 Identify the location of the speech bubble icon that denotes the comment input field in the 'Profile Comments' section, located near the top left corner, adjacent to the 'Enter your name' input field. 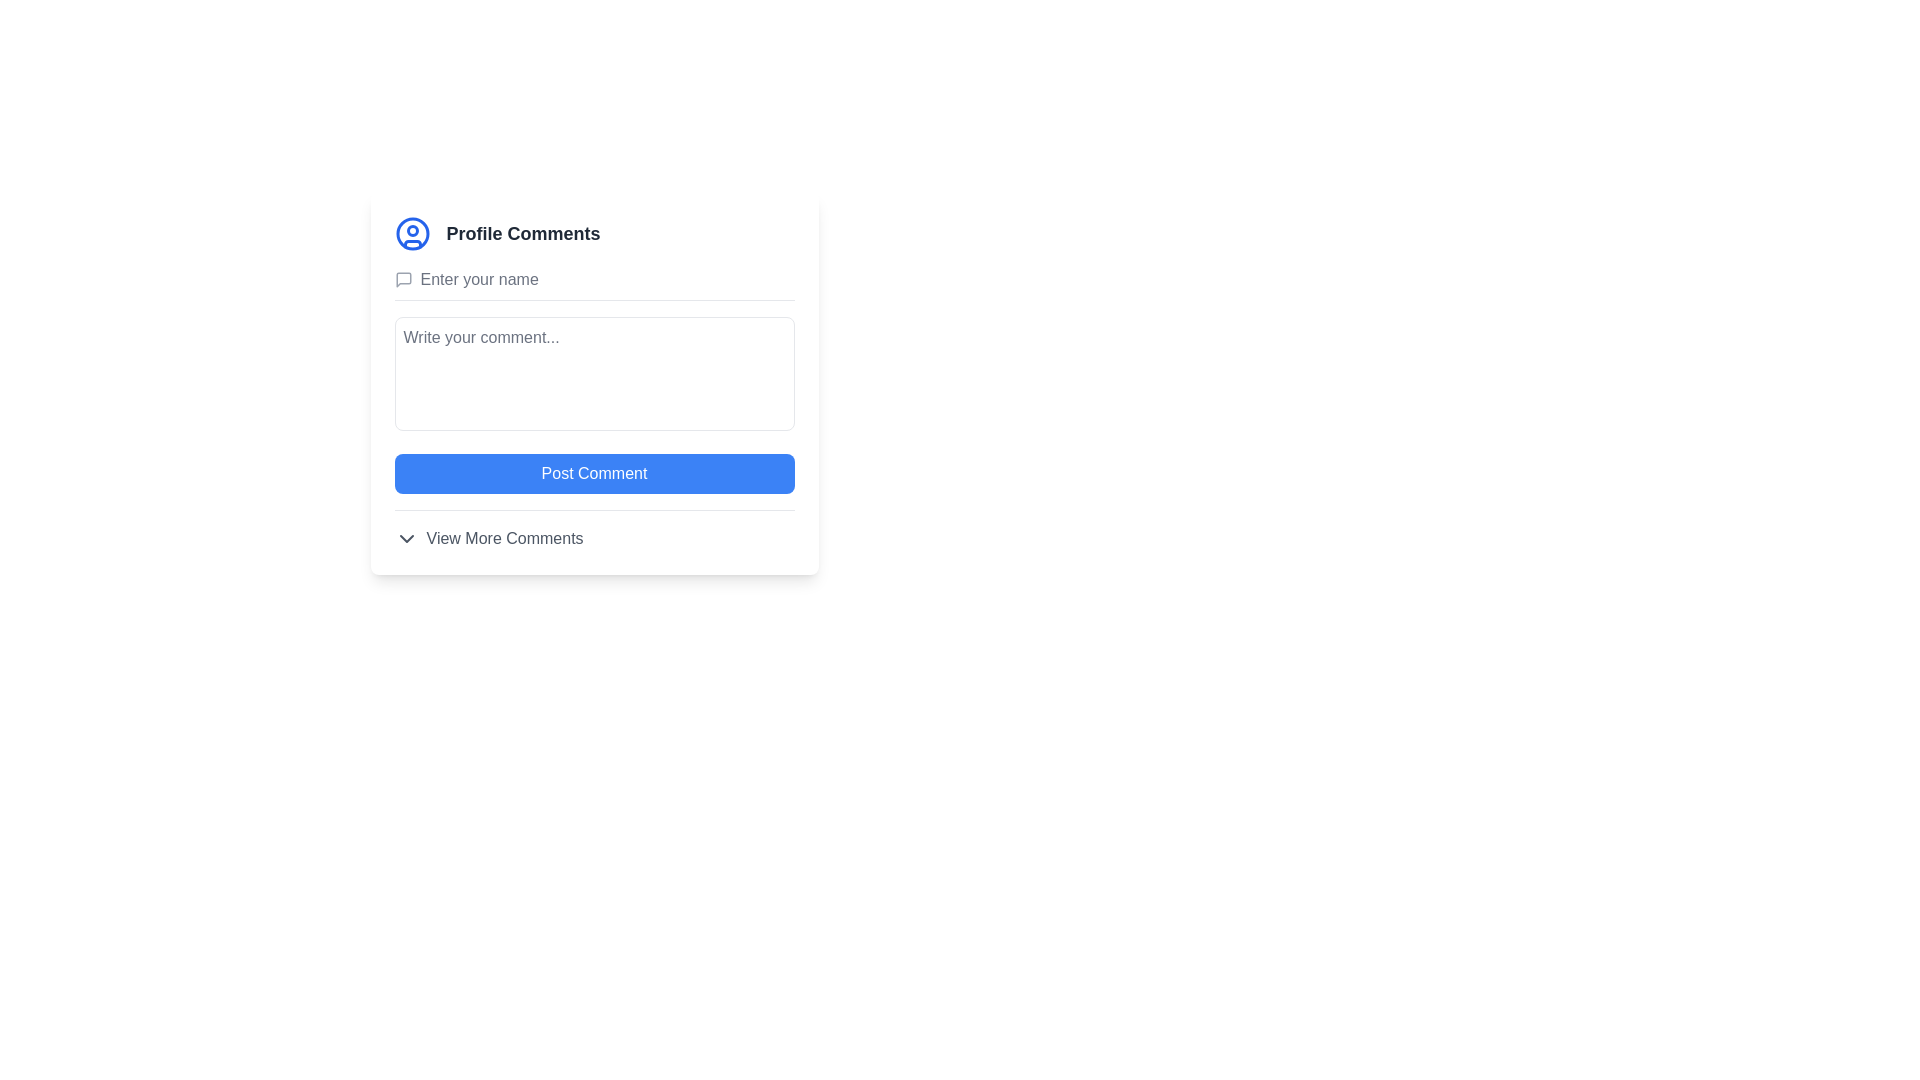
(402, 280).